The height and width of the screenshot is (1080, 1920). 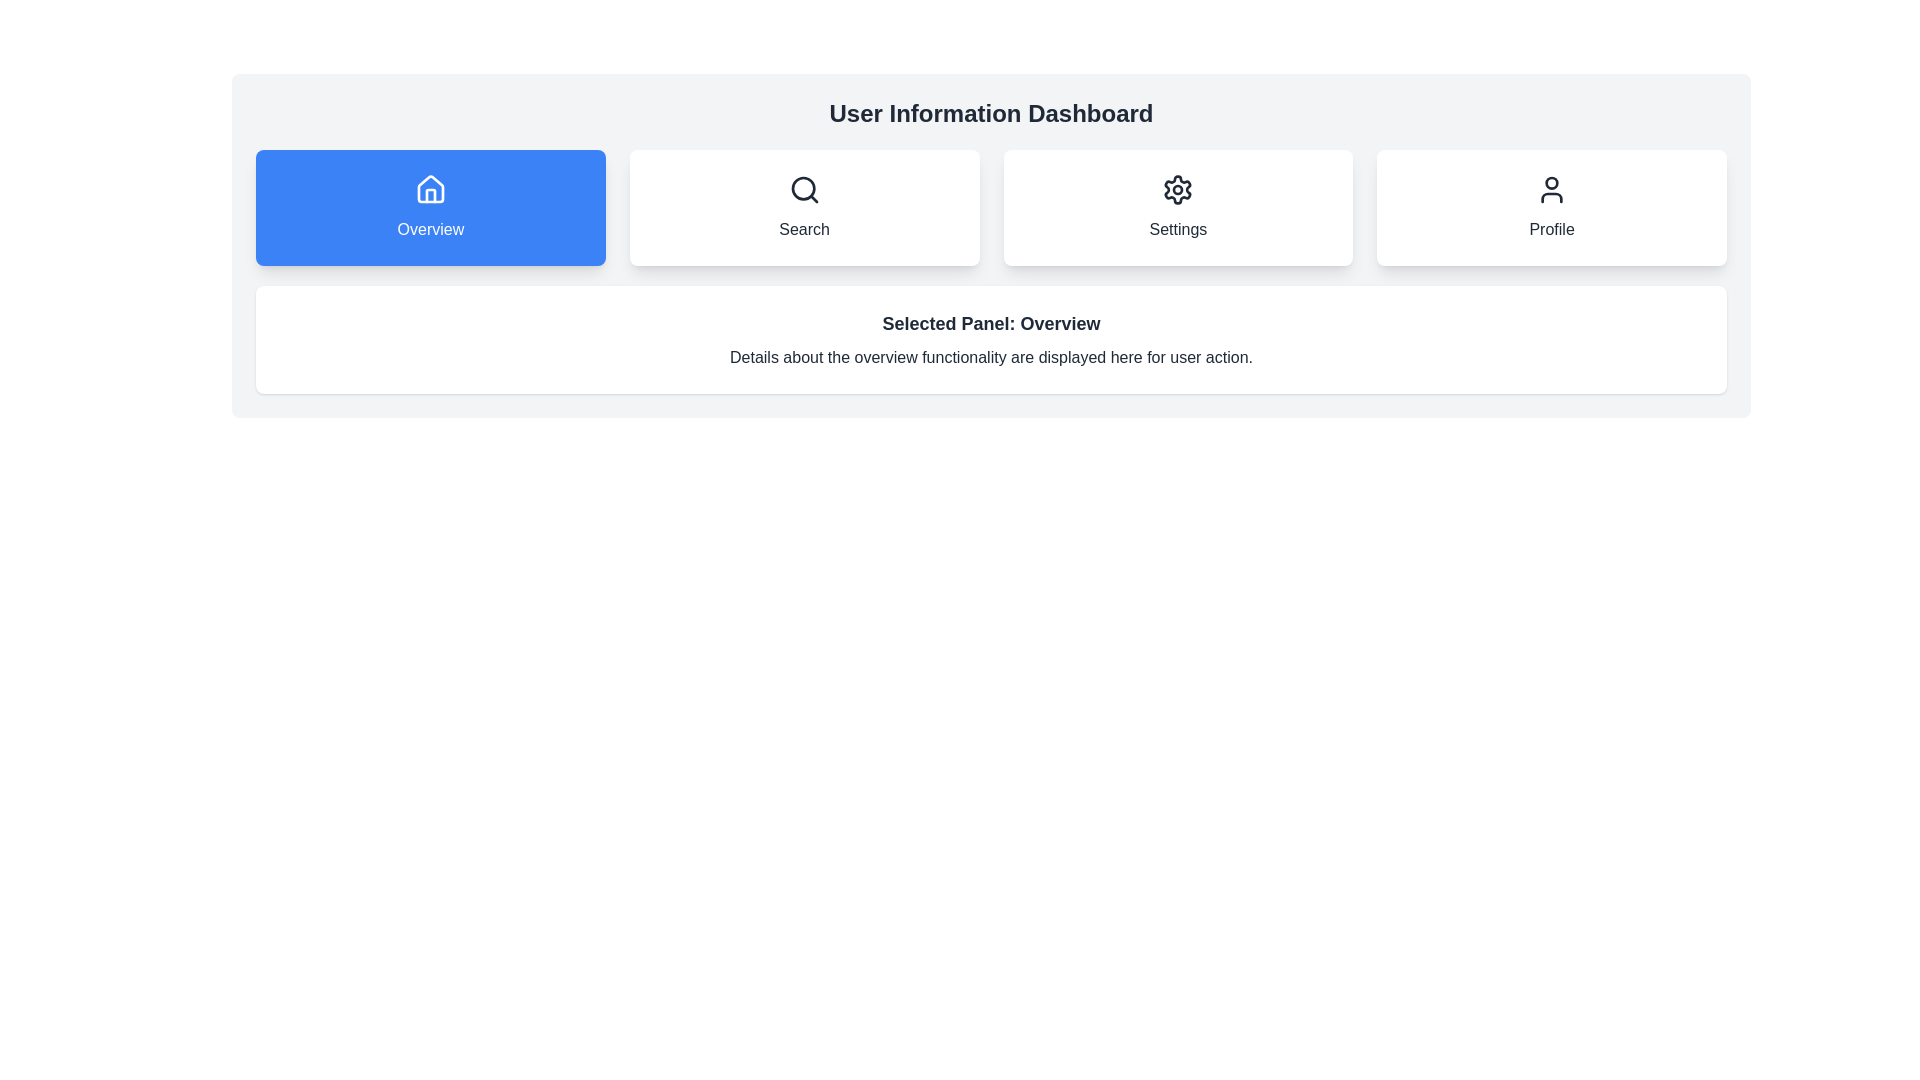 What do you see at coordinates (429, 189) in the screenshot?
I see `the house icon located within the 'Overview' button, which is the leftmost button in the navigation row at the top of the interface` at bounding box center [429, 189].